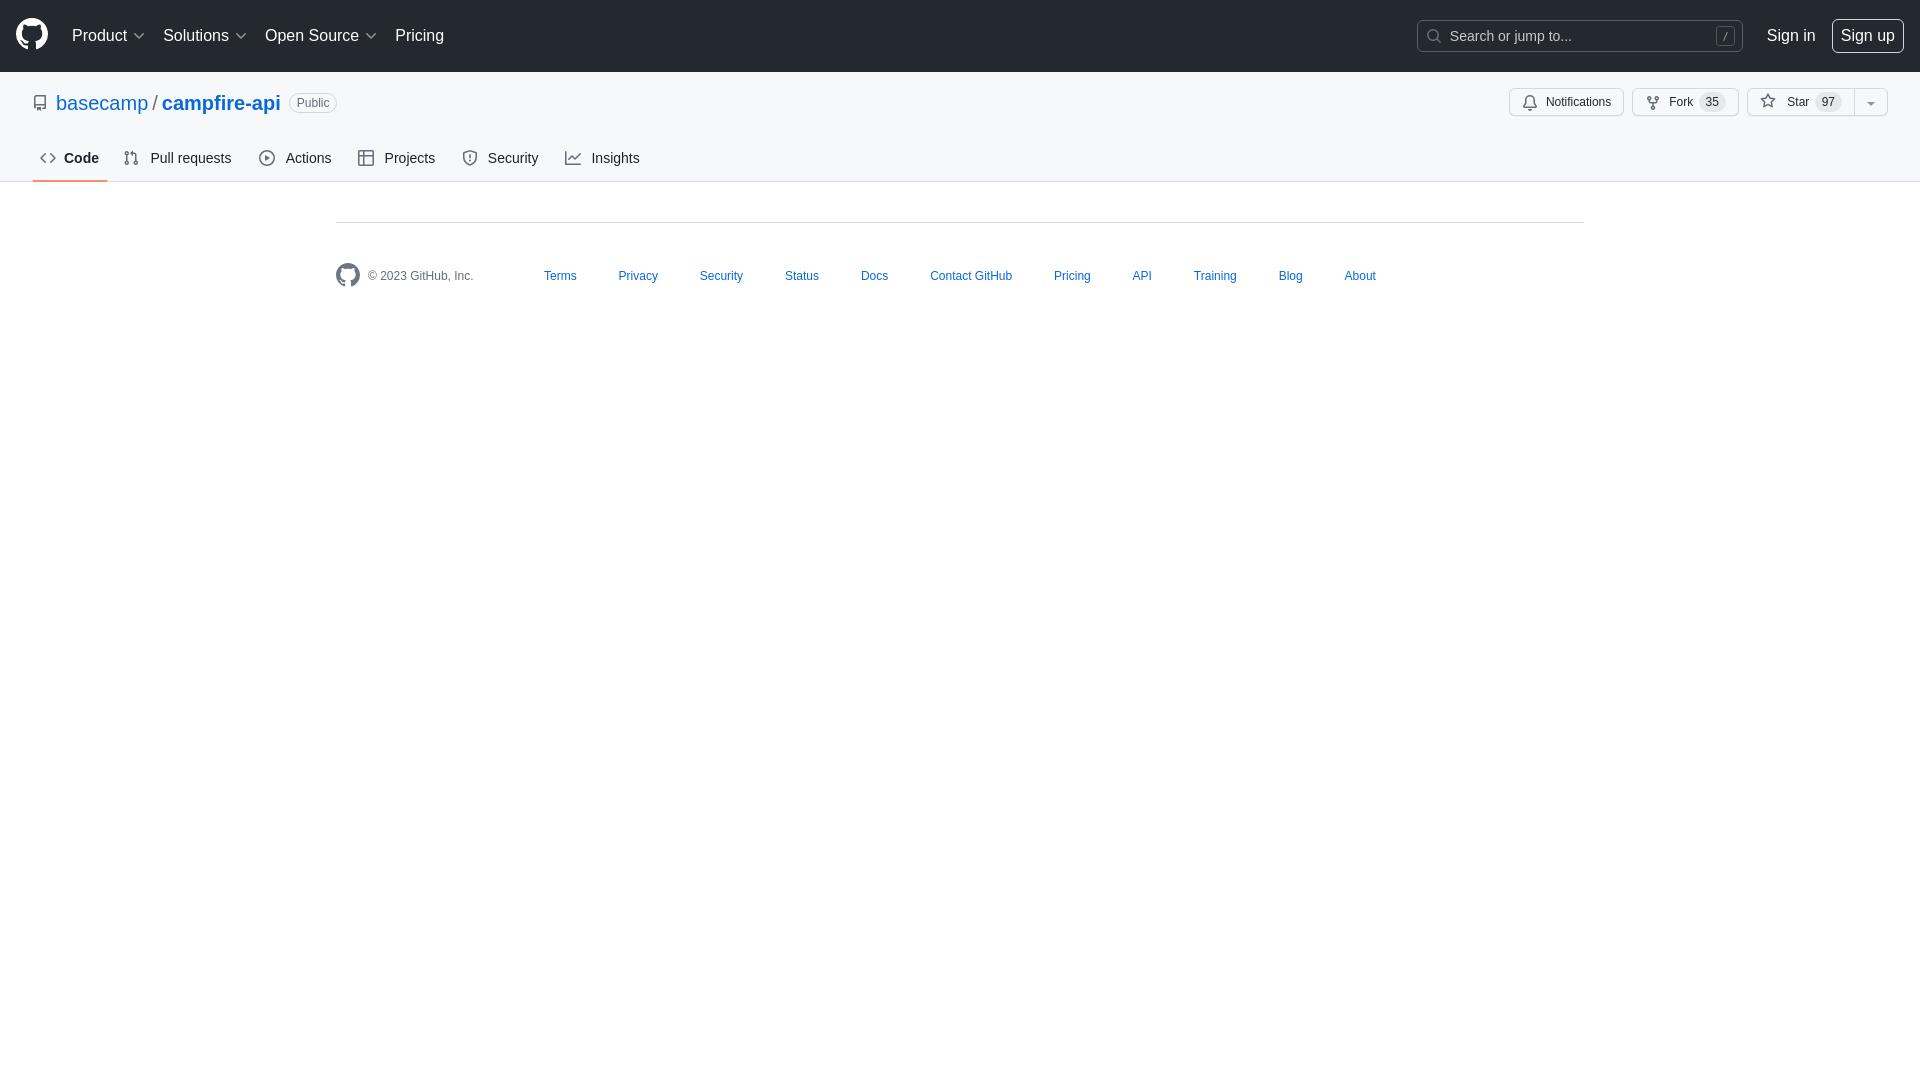 The width and height of the screenshot is (1920, 1080). I want to click on 'Actions', so click(295, 157).